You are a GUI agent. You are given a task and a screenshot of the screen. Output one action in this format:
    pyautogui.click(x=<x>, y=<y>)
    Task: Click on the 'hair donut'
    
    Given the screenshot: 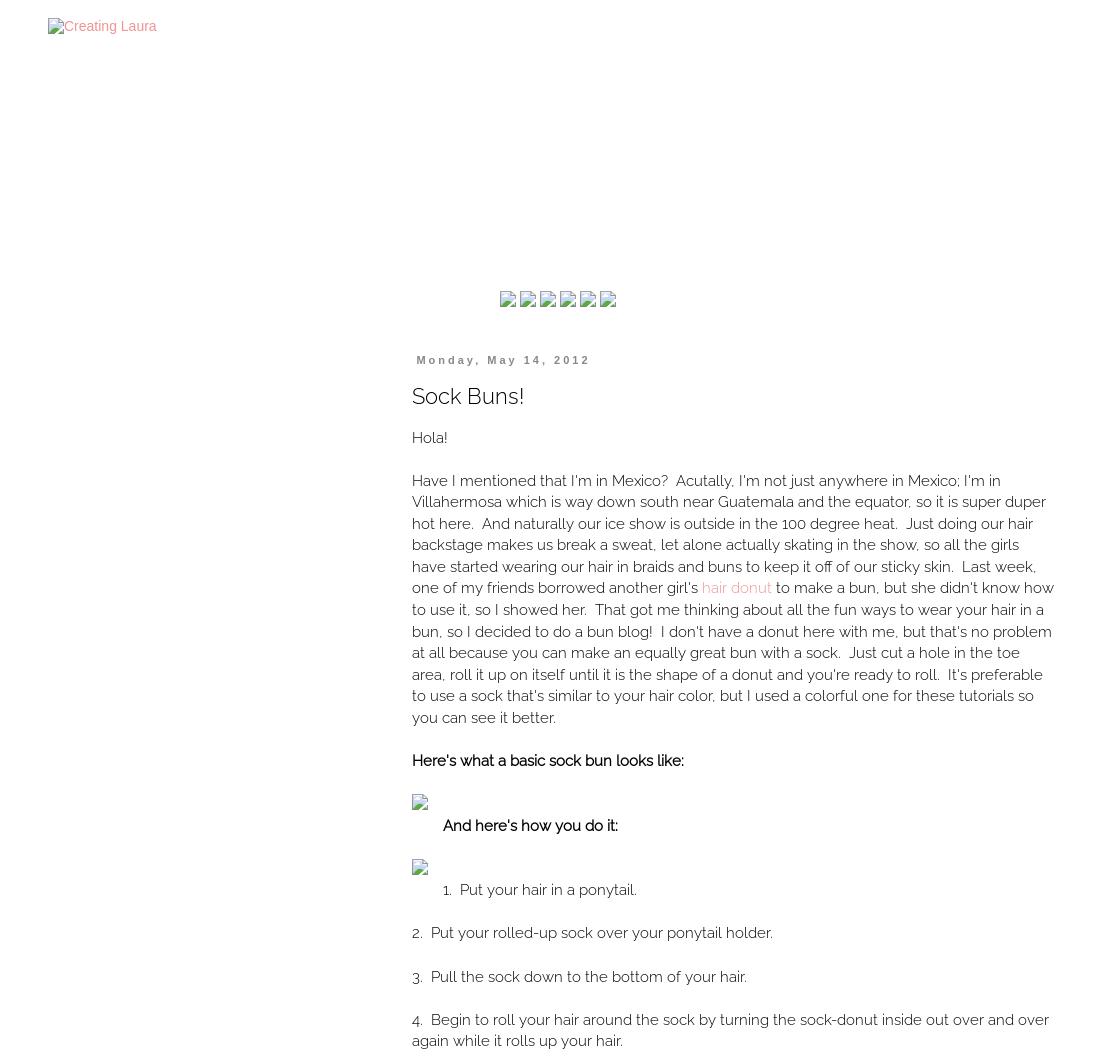 What is the action you would take?
    pyautogui.click(x=736, y=587)
    